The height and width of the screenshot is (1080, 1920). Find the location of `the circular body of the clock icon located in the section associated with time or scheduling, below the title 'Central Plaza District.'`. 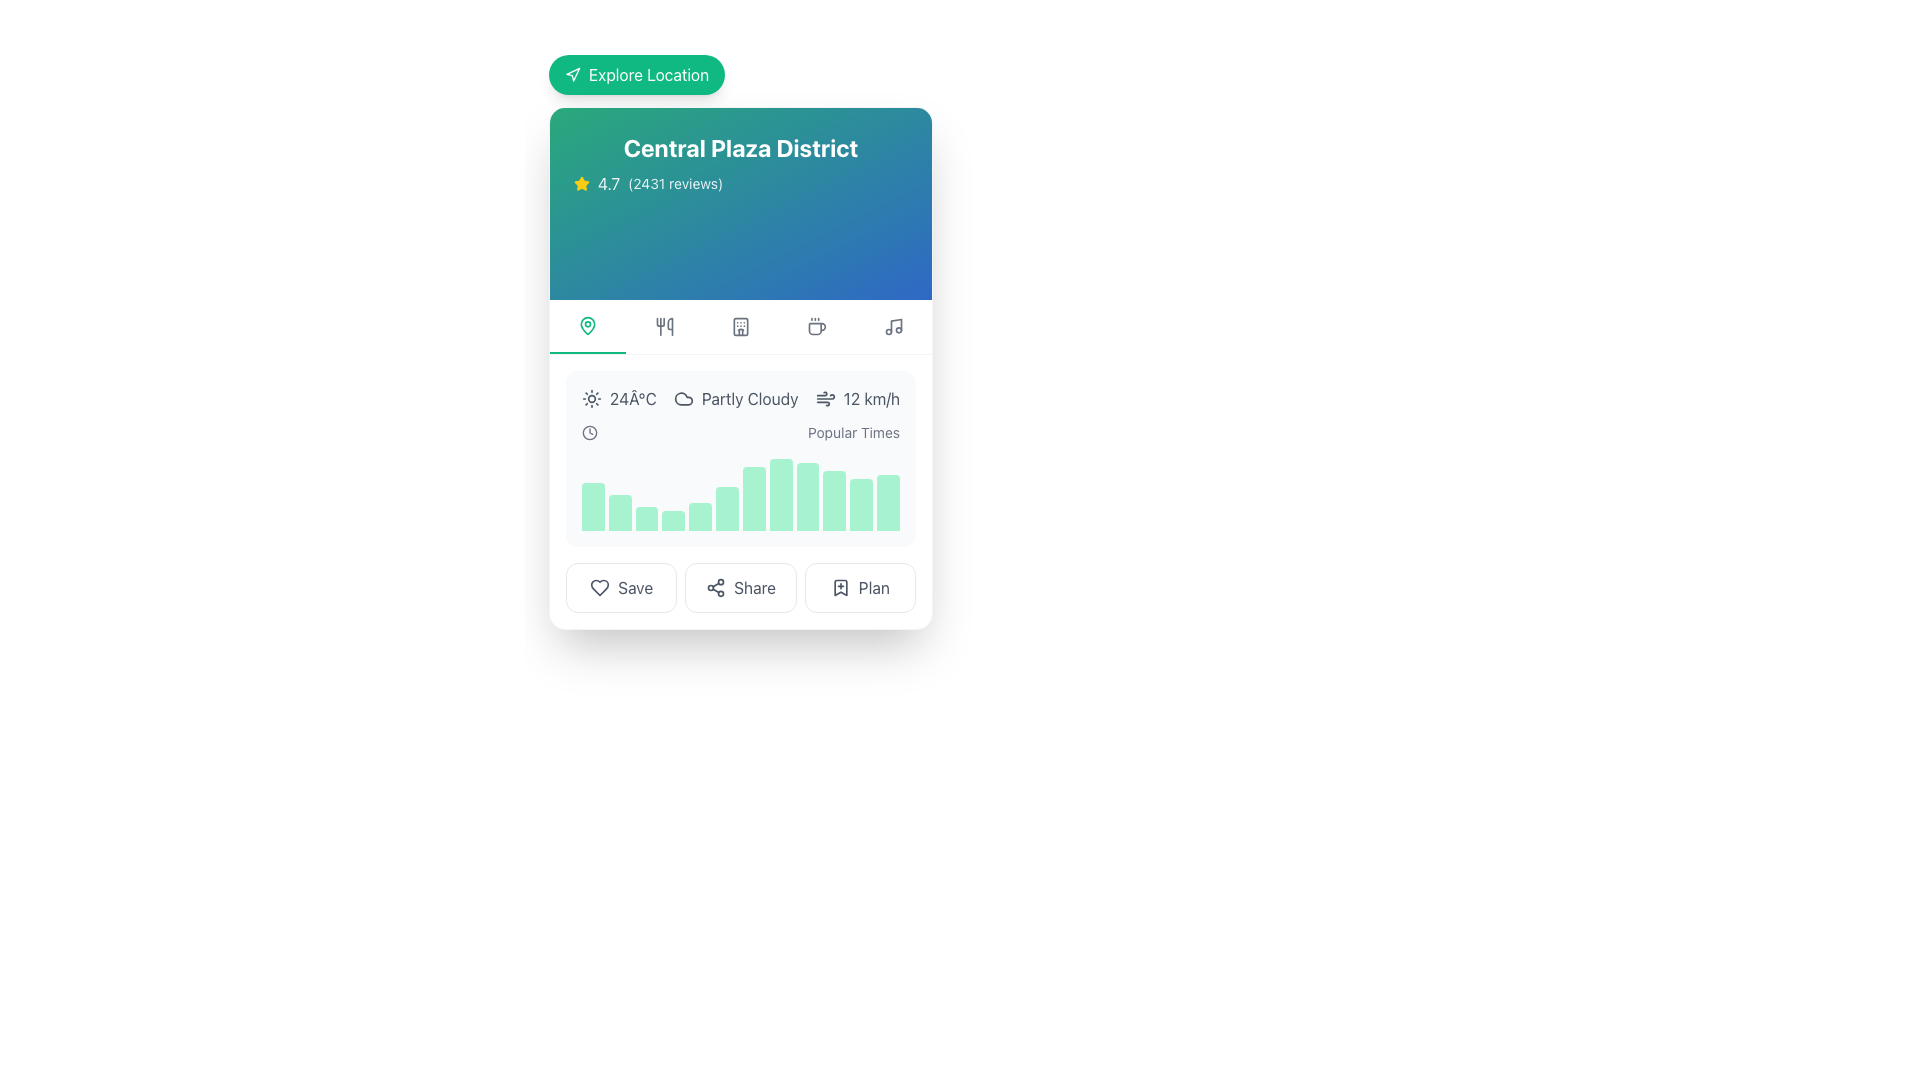

the circular body of the clock icon located in the section associated with time or scheduling, below the title 'Central Plaza District.' is located at coordinates (589, 431).